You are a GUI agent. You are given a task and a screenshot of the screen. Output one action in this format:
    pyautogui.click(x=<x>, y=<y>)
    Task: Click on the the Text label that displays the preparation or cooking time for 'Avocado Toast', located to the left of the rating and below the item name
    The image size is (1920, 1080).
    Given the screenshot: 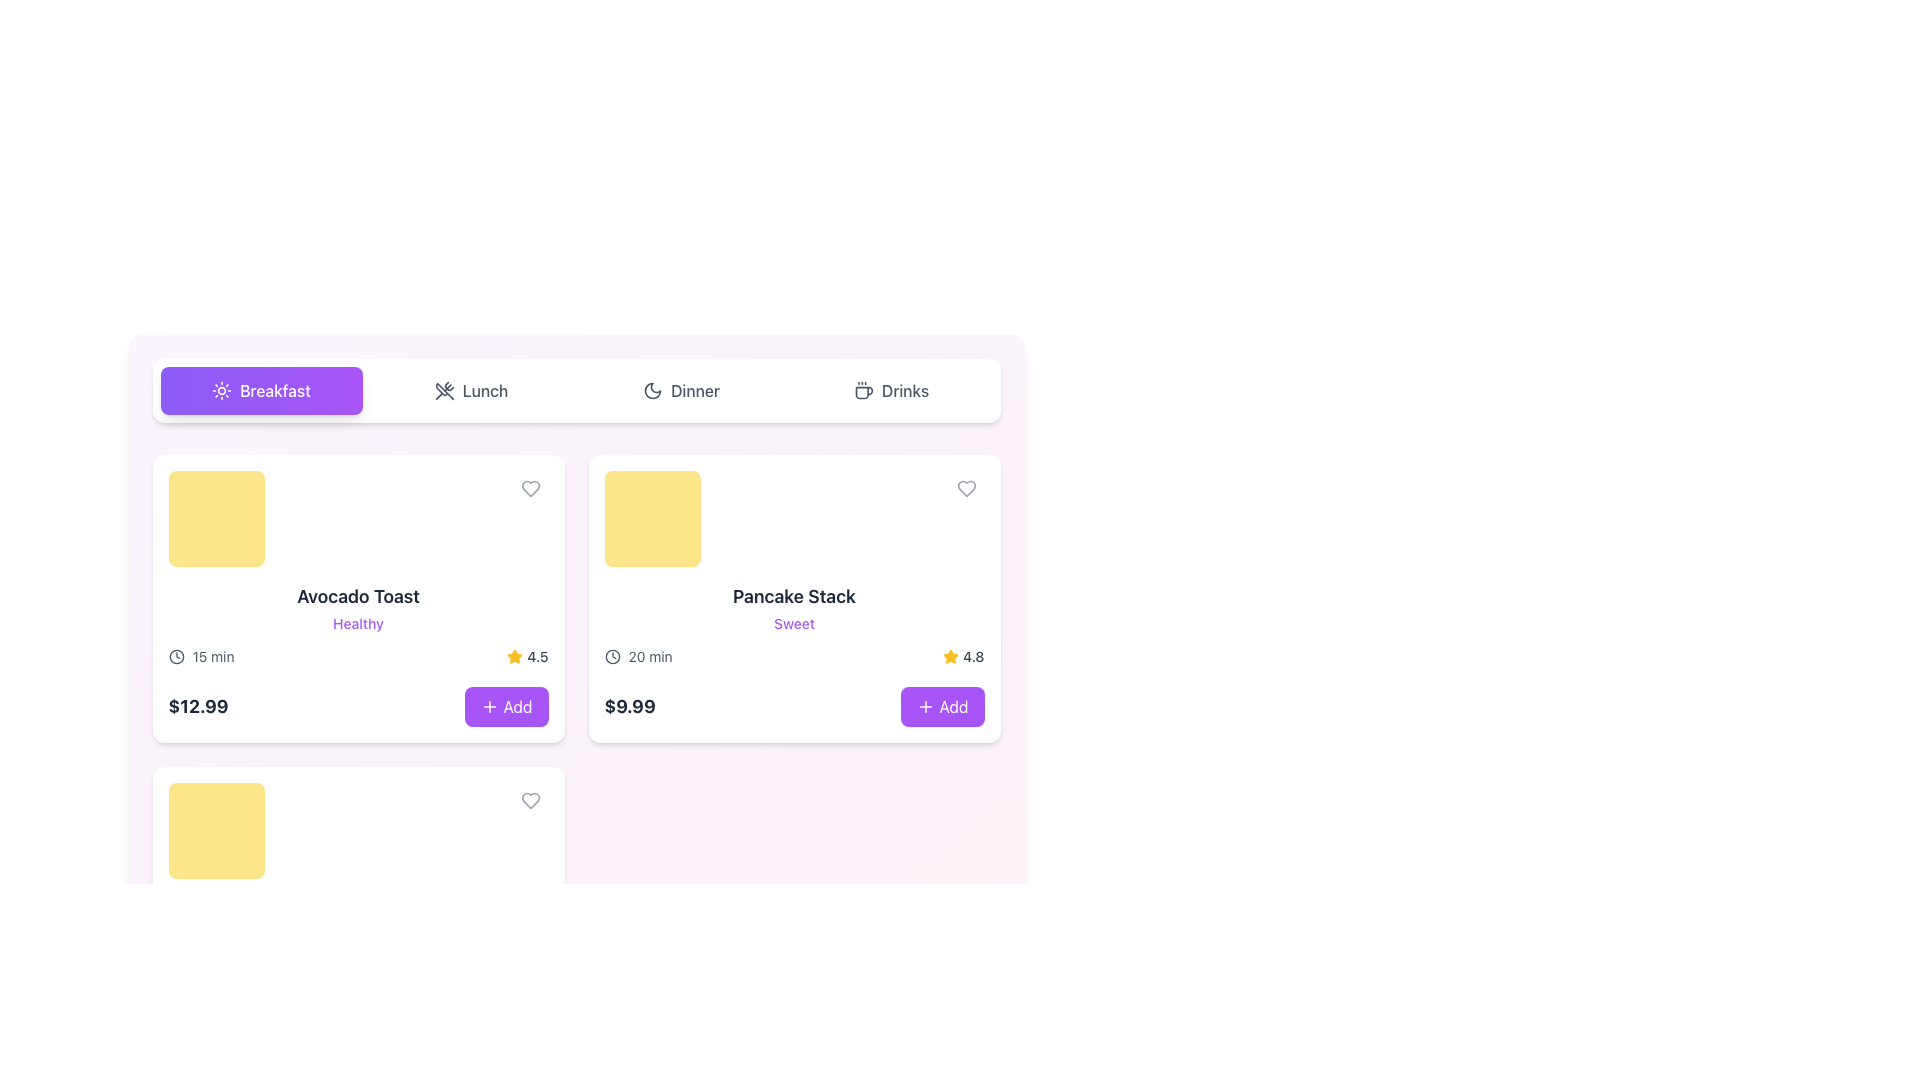 What is the action you would take?
    pyautogui.click(x=213, y=656)
    